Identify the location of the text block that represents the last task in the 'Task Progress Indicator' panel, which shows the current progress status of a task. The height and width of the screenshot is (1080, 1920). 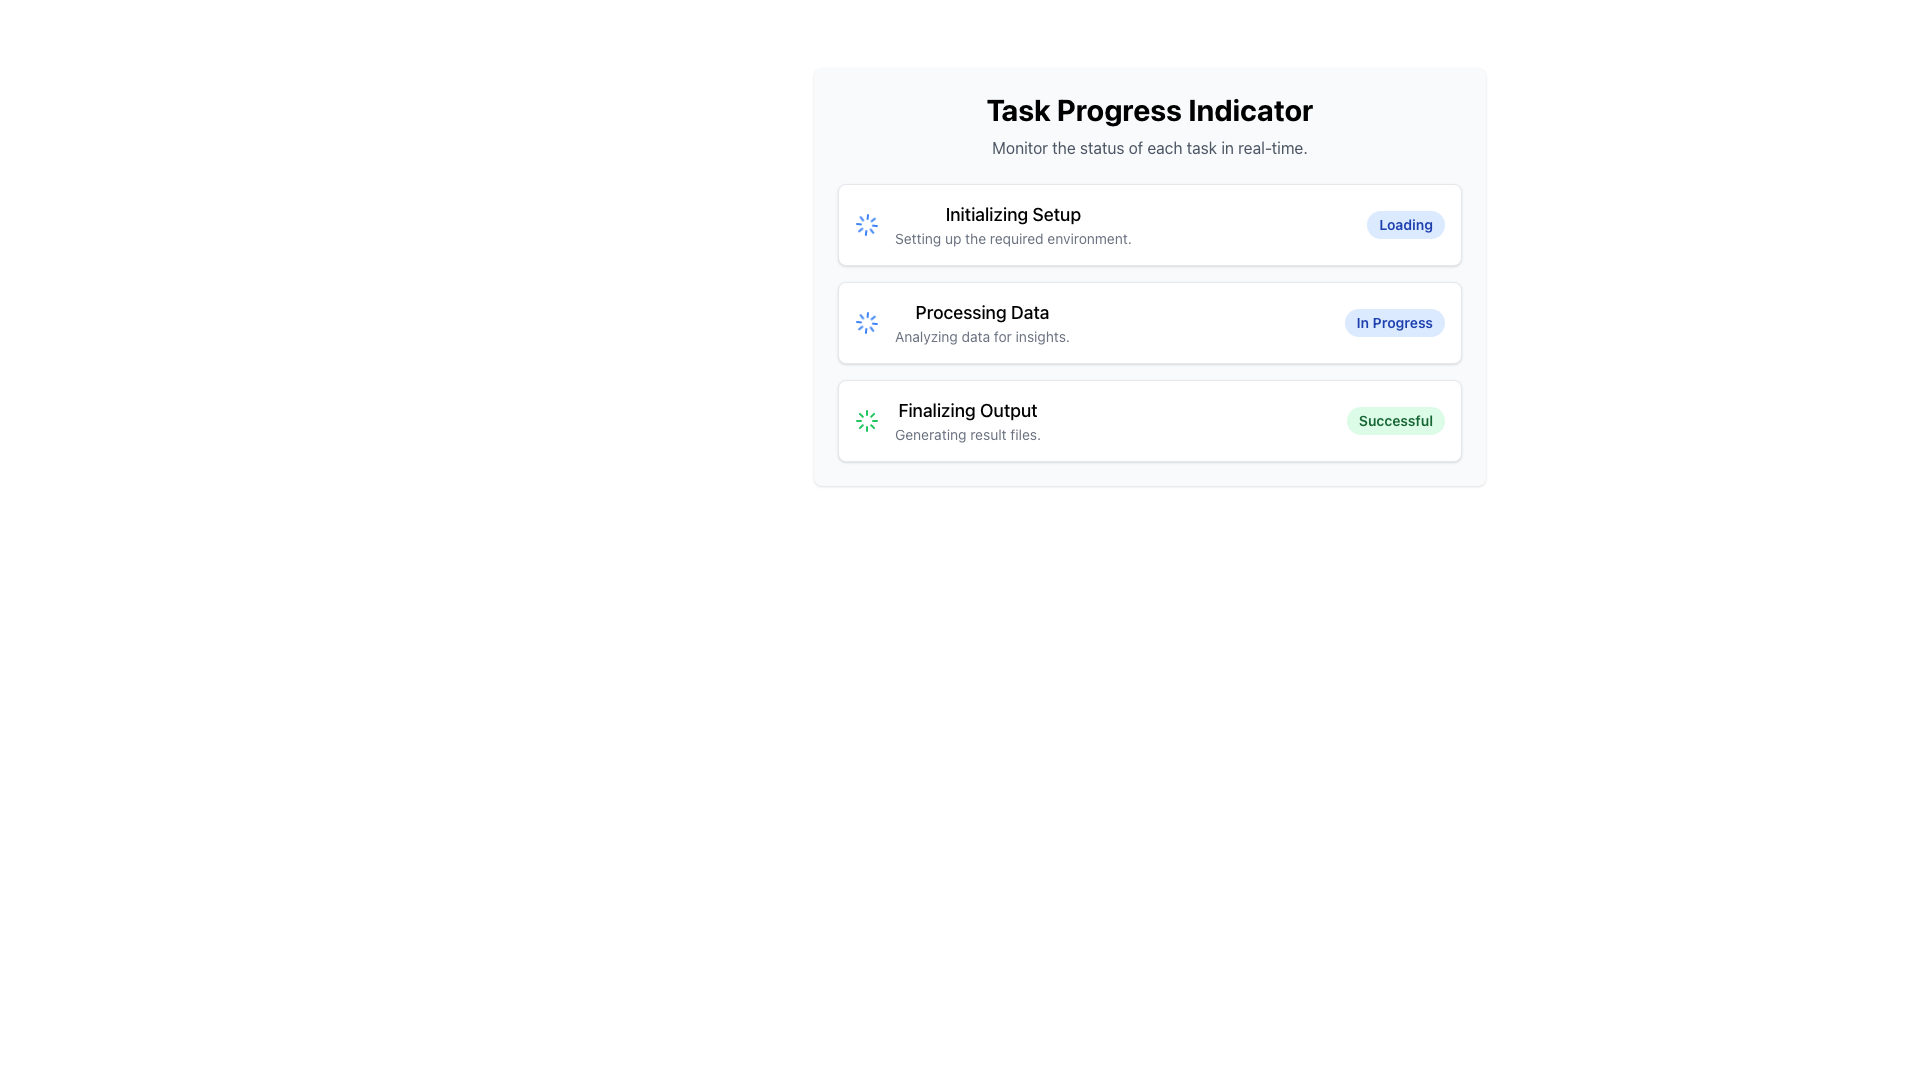
(968, 419).